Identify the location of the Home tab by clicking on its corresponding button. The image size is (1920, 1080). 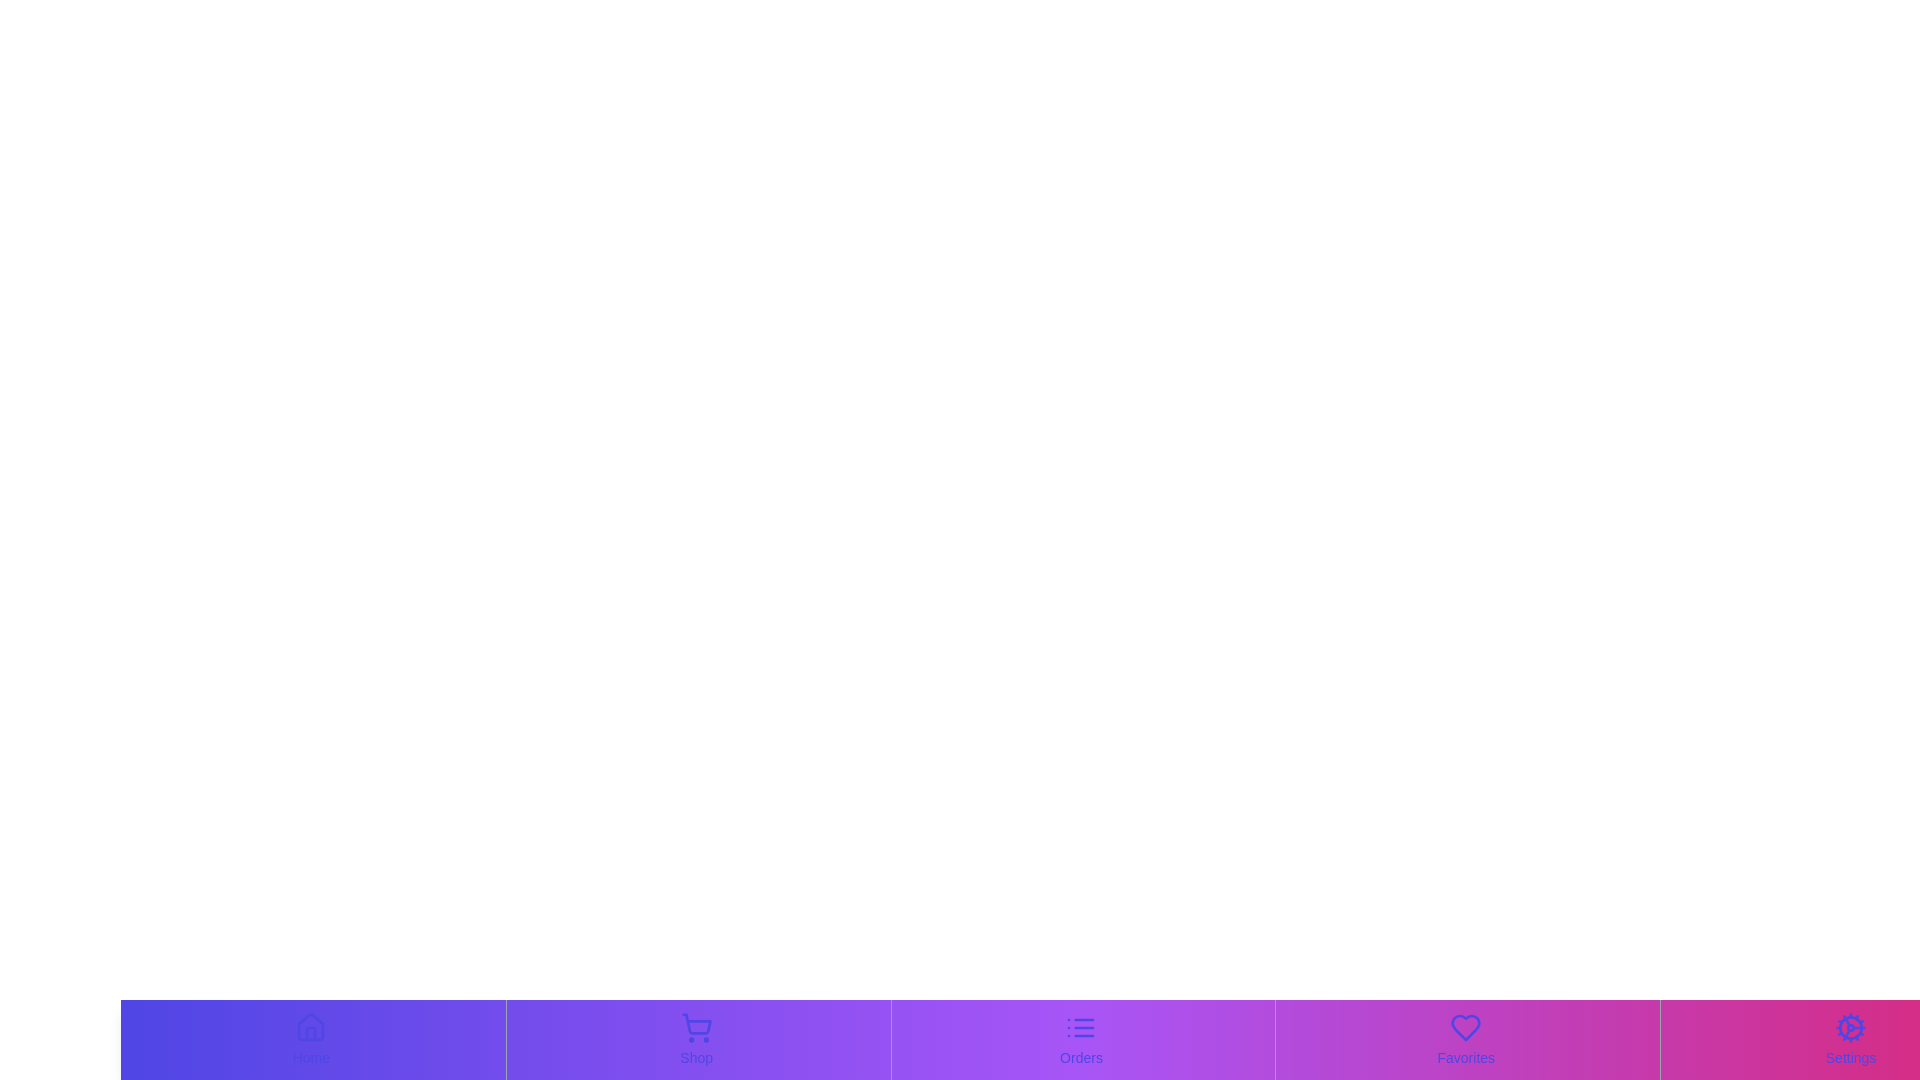
(310, 1039).